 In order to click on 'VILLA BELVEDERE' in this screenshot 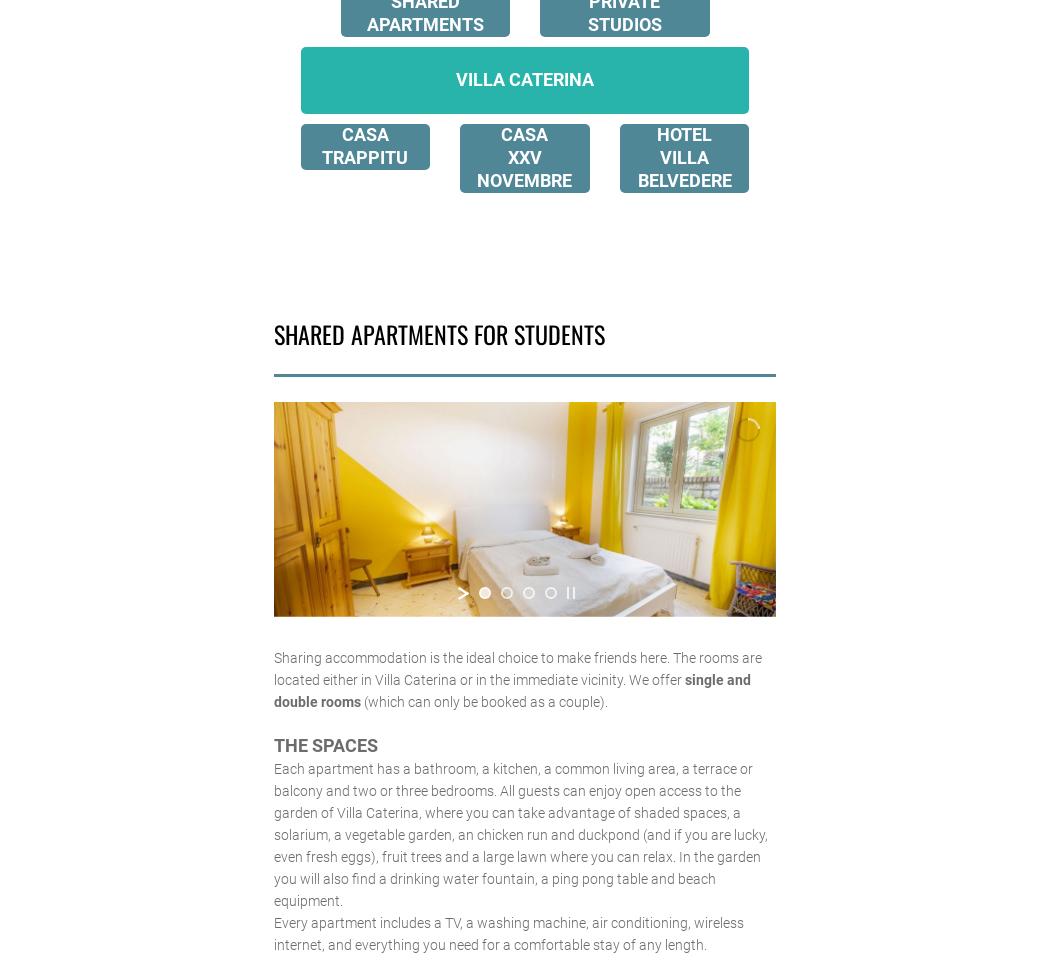, I will do `click(683, 166)`.